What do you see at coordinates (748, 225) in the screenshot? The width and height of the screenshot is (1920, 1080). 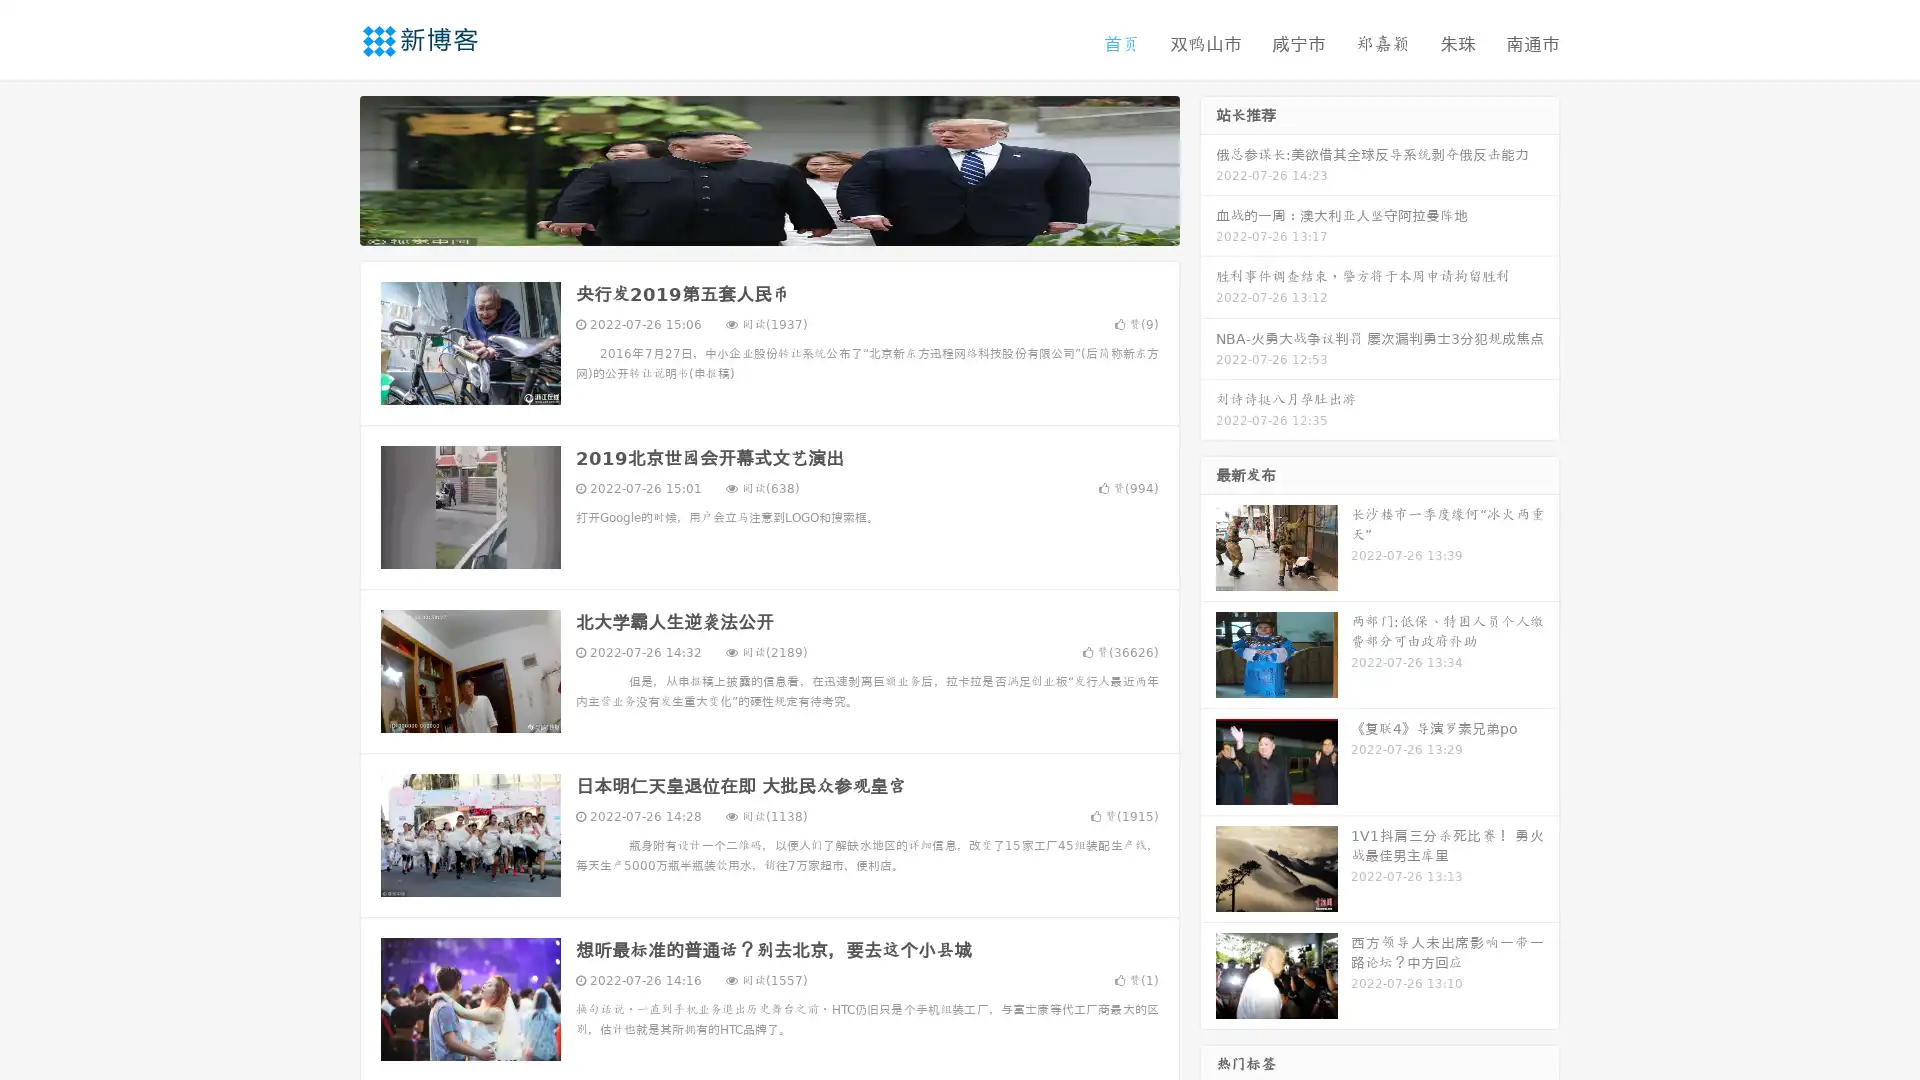 I see `Go to slide 1` at bounding box center [748, 225].